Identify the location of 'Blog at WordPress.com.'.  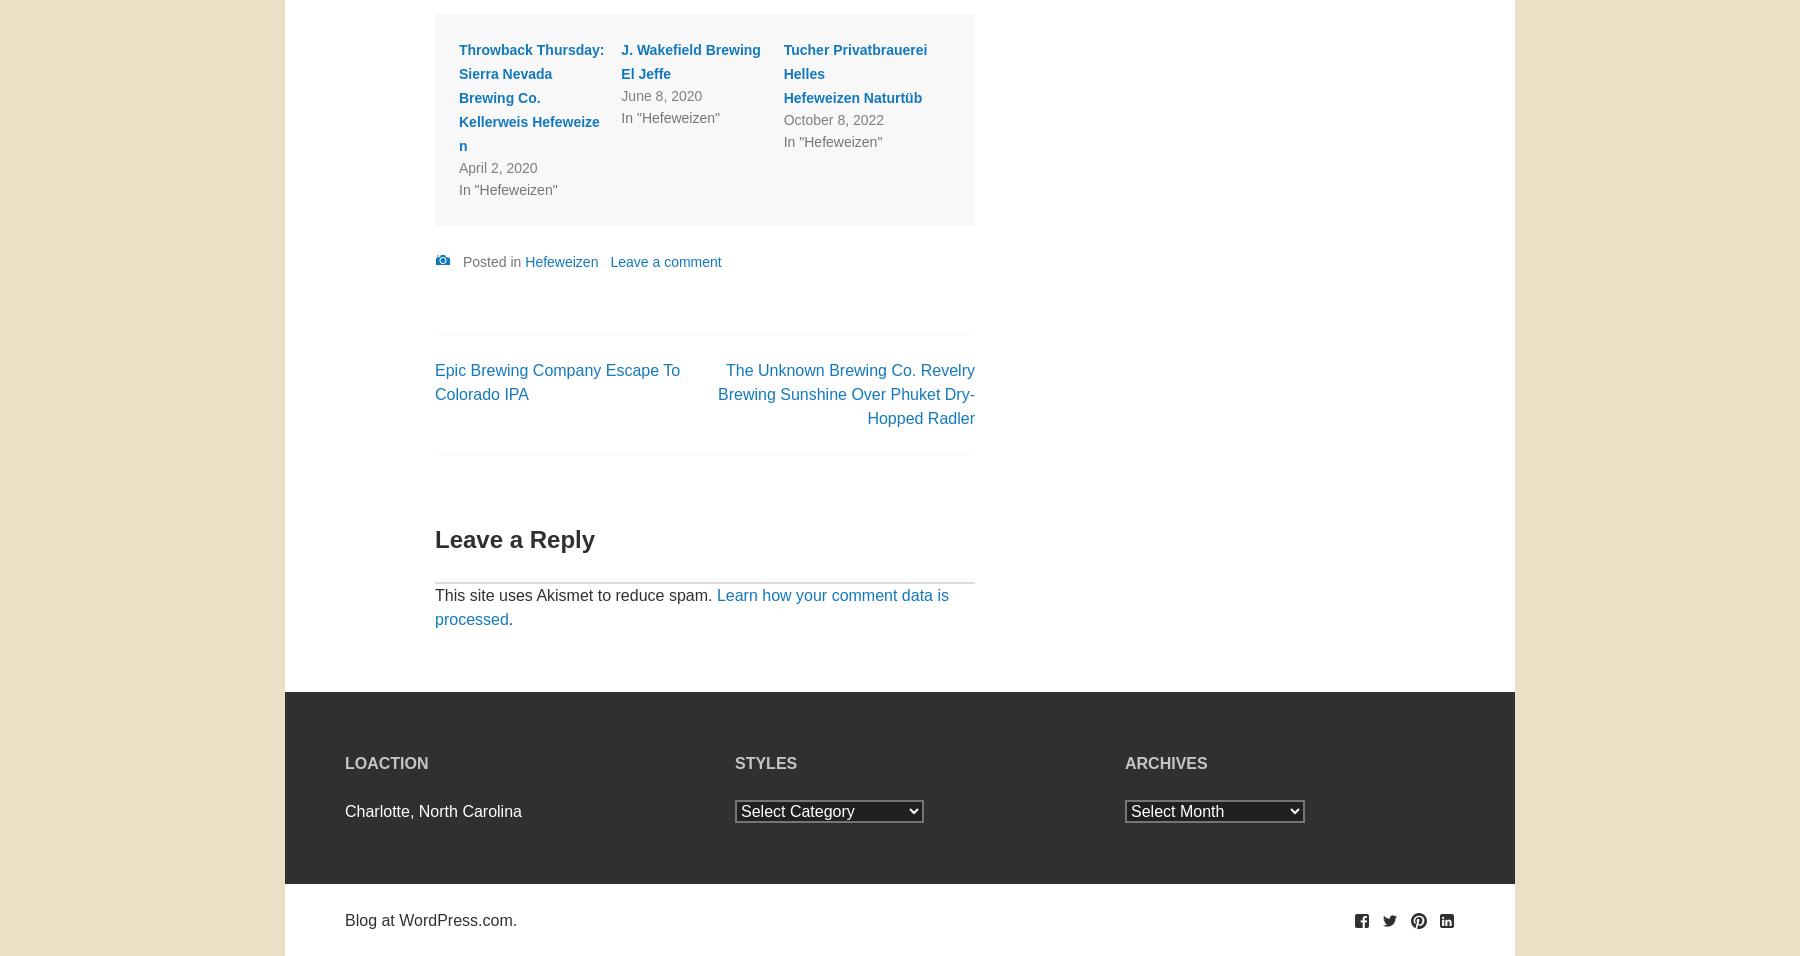
(430, 919).